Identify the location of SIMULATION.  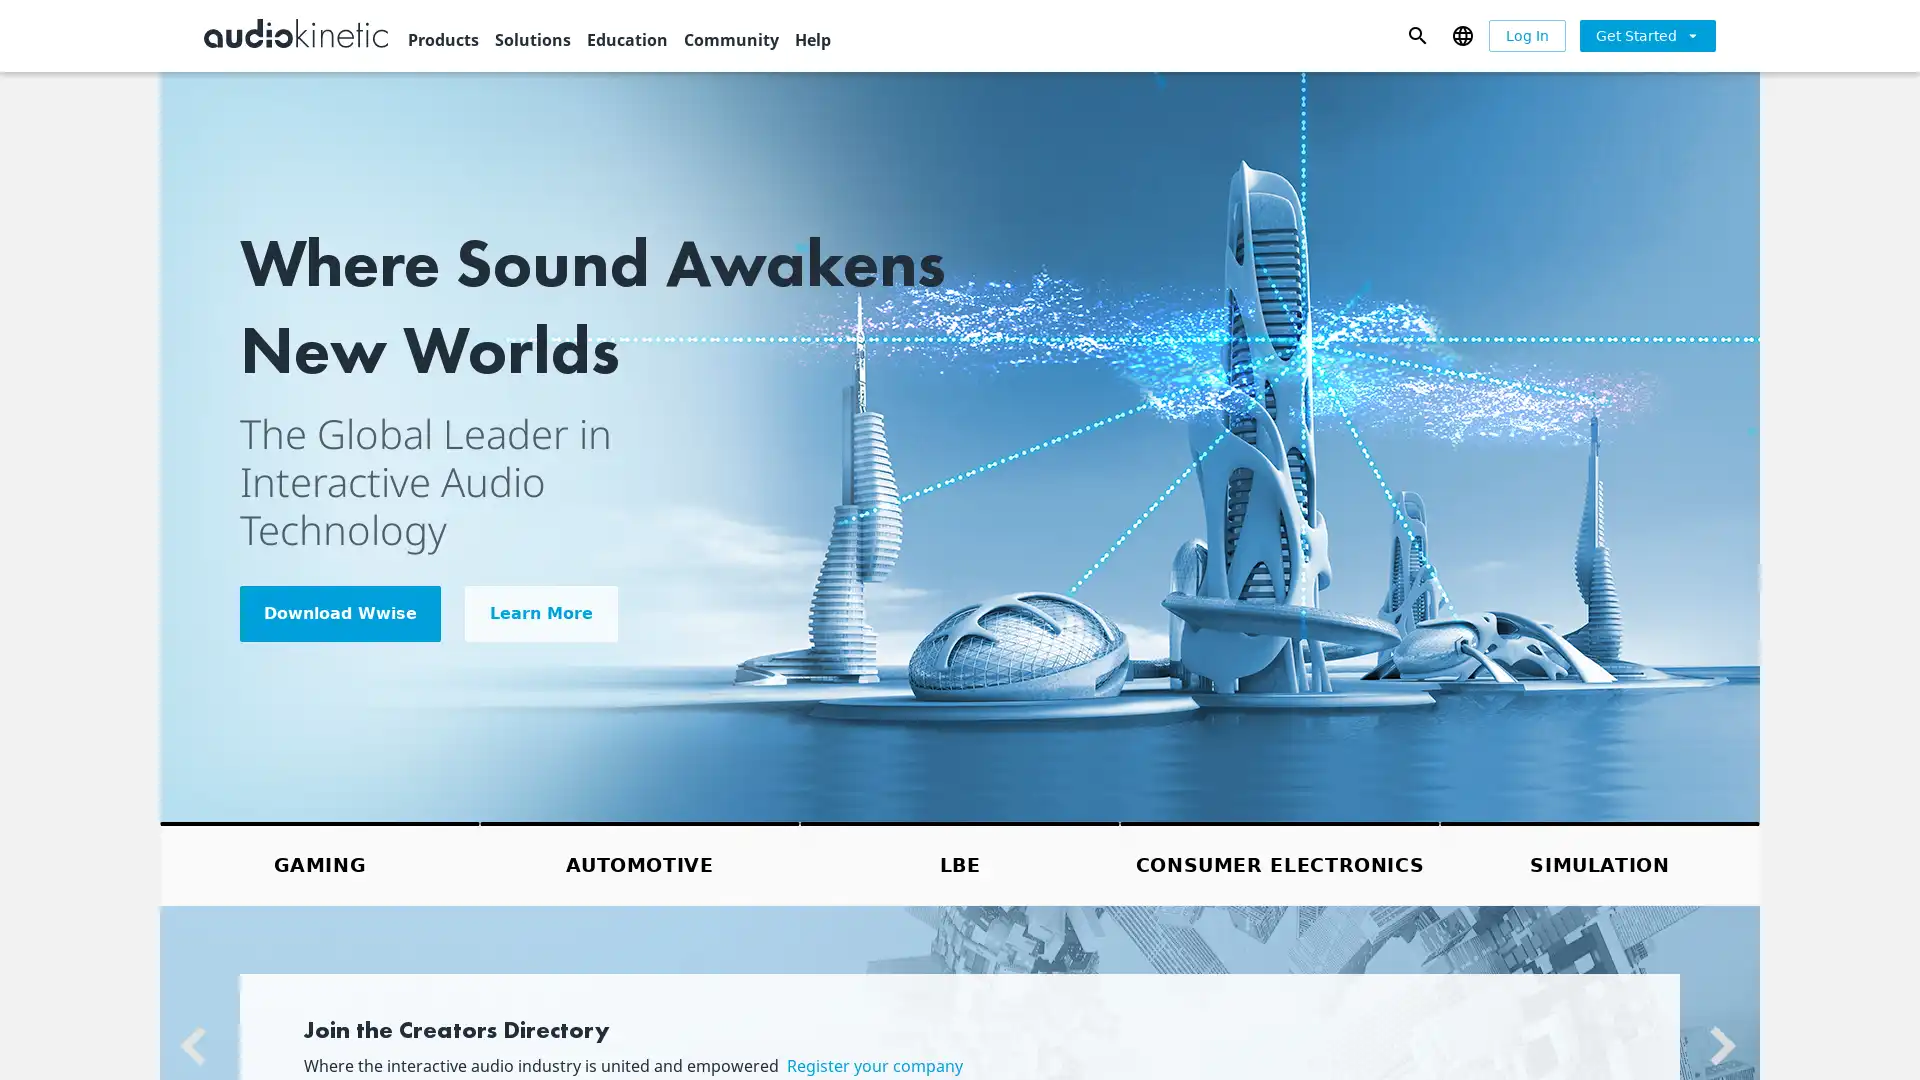
(1598, 862).